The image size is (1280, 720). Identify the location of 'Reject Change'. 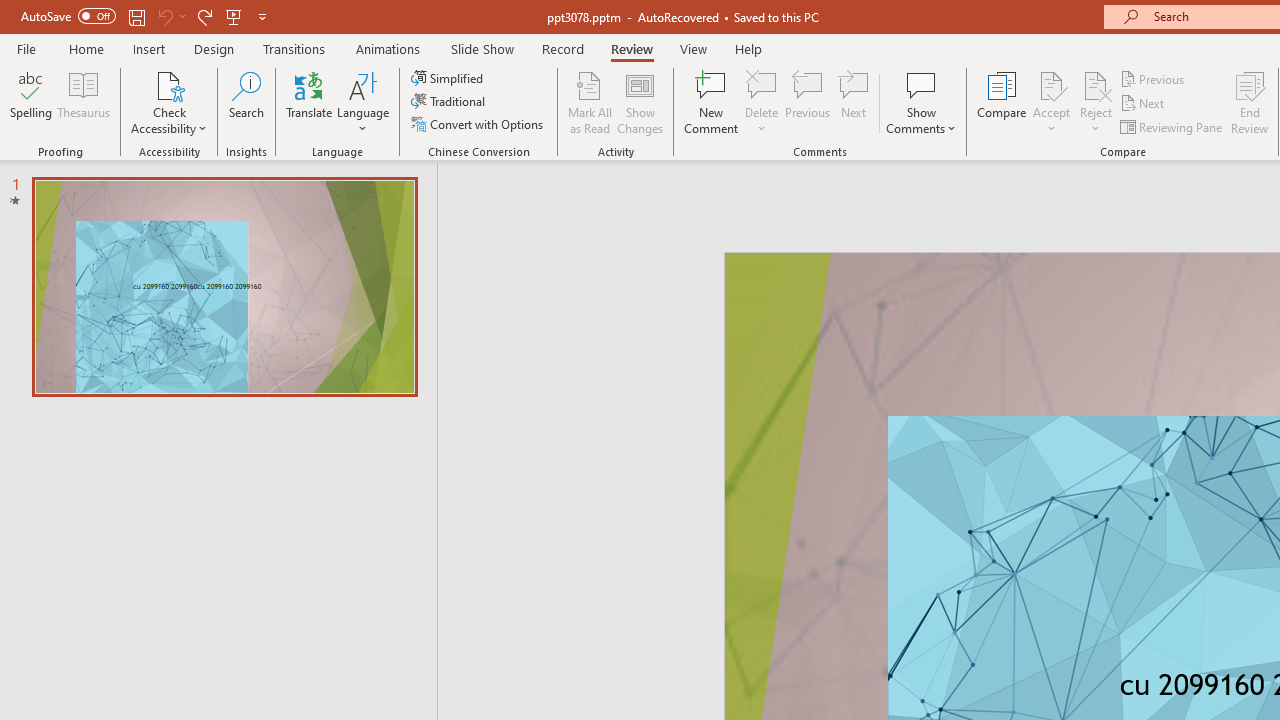
(1095, 84).